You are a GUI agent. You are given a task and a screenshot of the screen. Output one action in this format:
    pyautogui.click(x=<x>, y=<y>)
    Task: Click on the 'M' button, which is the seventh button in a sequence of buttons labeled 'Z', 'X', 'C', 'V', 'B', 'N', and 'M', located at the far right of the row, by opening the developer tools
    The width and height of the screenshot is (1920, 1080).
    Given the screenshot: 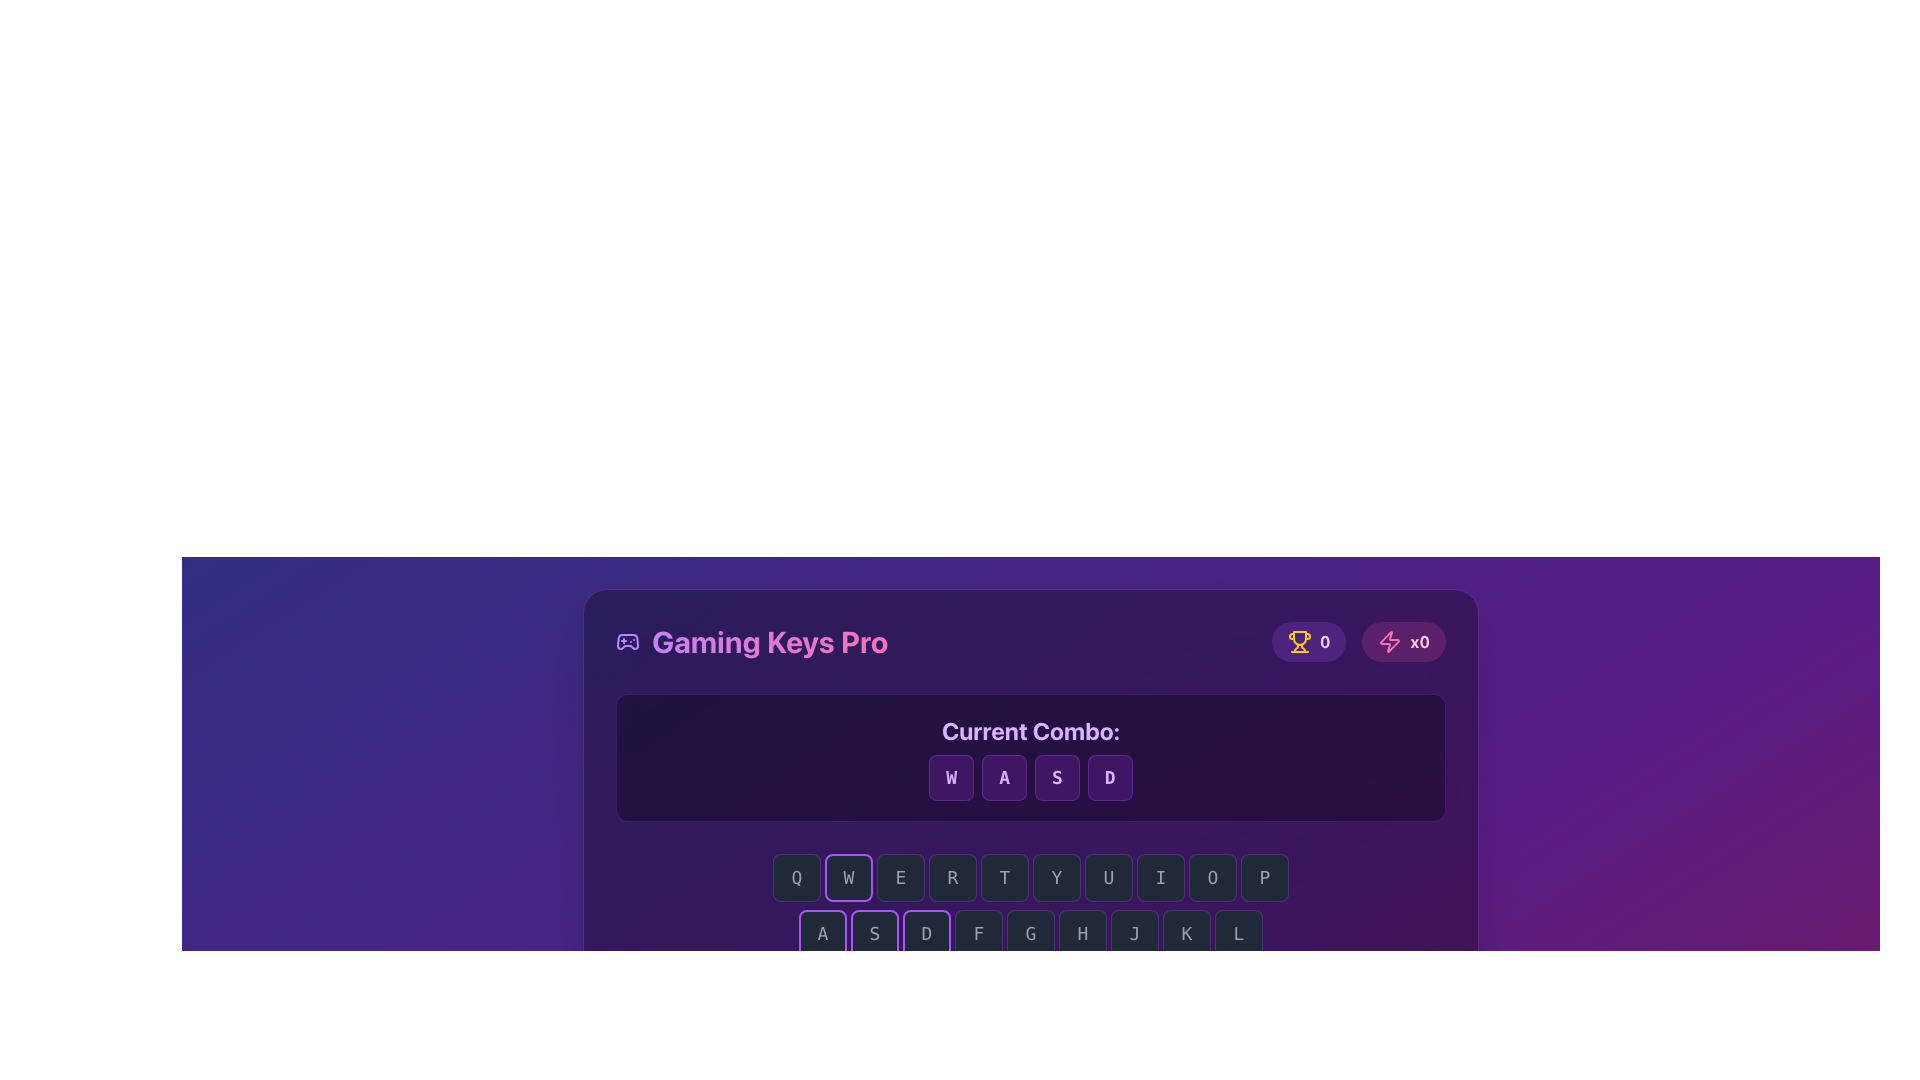 What is the action you would take?
    pyautogui.click(x=1186, y=990)
    